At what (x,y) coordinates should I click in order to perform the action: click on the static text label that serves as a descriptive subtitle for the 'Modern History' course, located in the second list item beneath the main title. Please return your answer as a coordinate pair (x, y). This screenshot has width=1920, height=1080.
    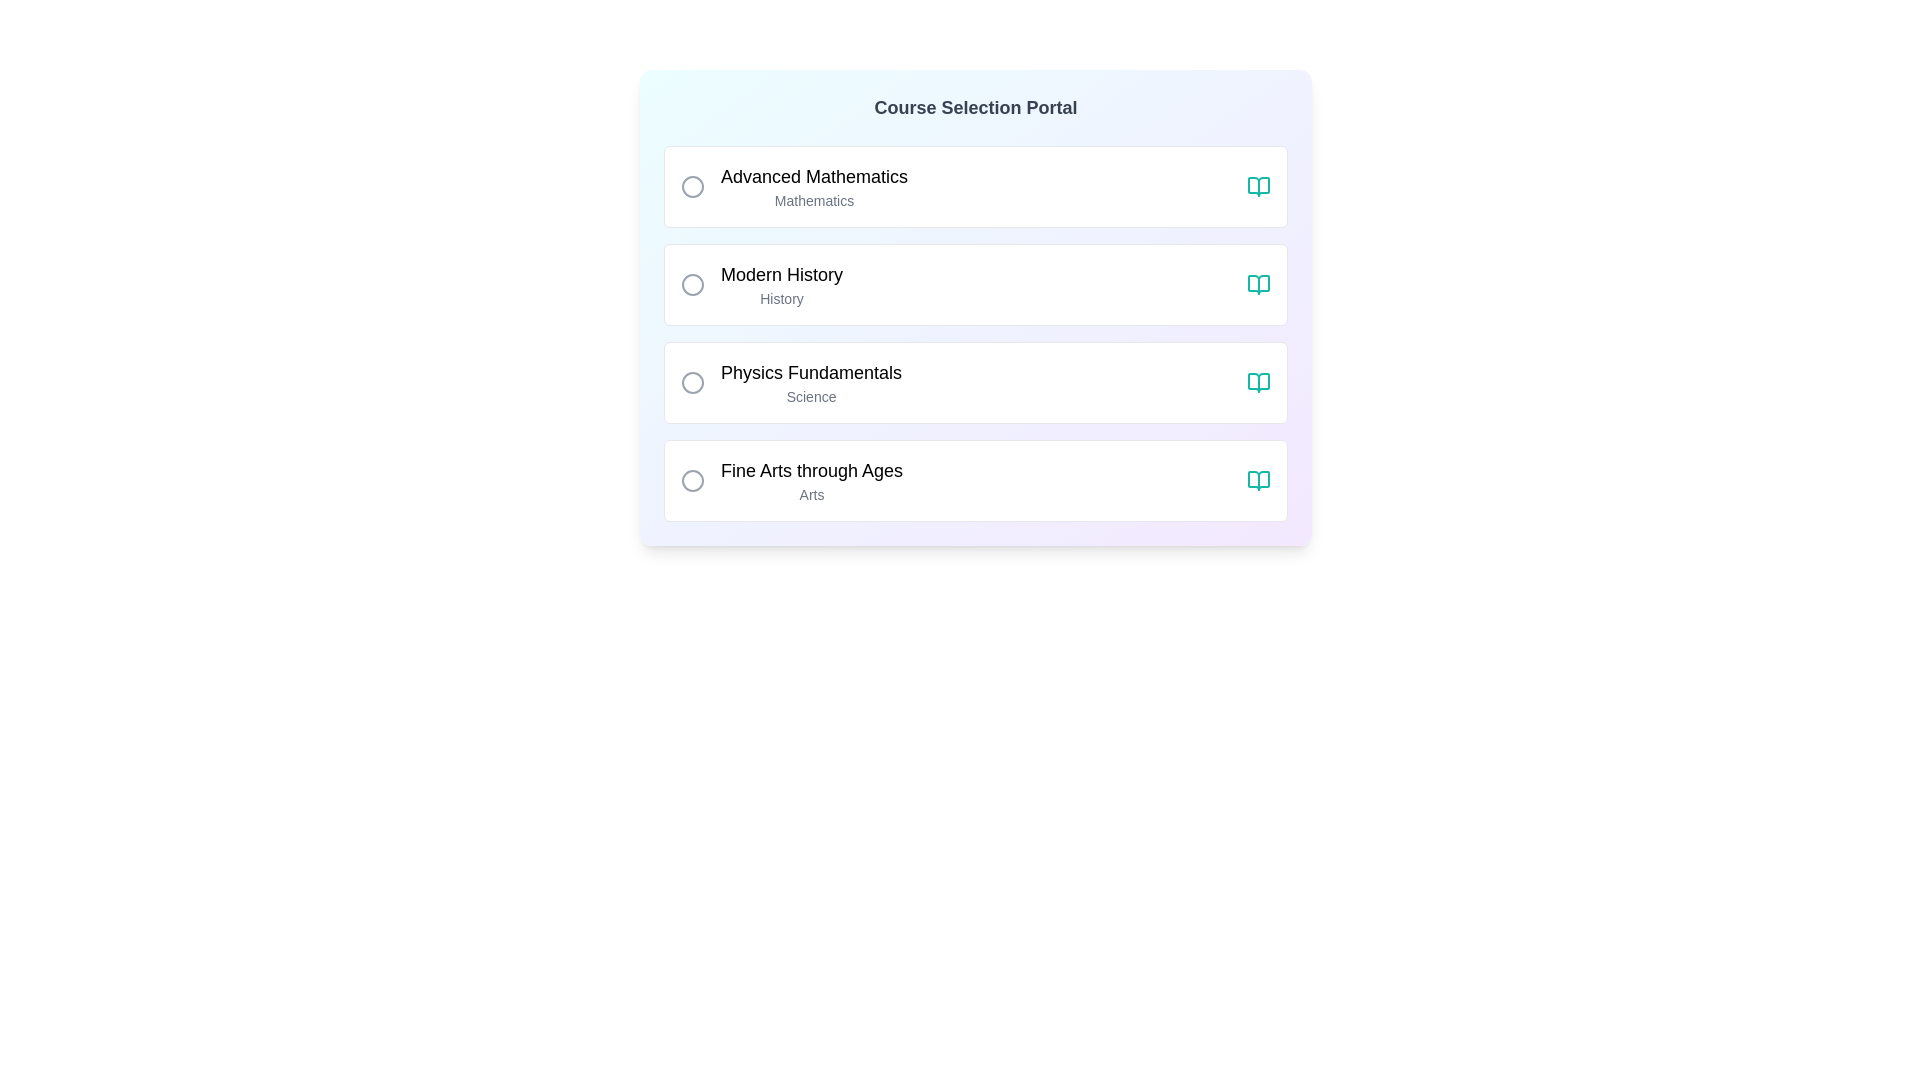
    Looking at the image, I should click on (781, 299).